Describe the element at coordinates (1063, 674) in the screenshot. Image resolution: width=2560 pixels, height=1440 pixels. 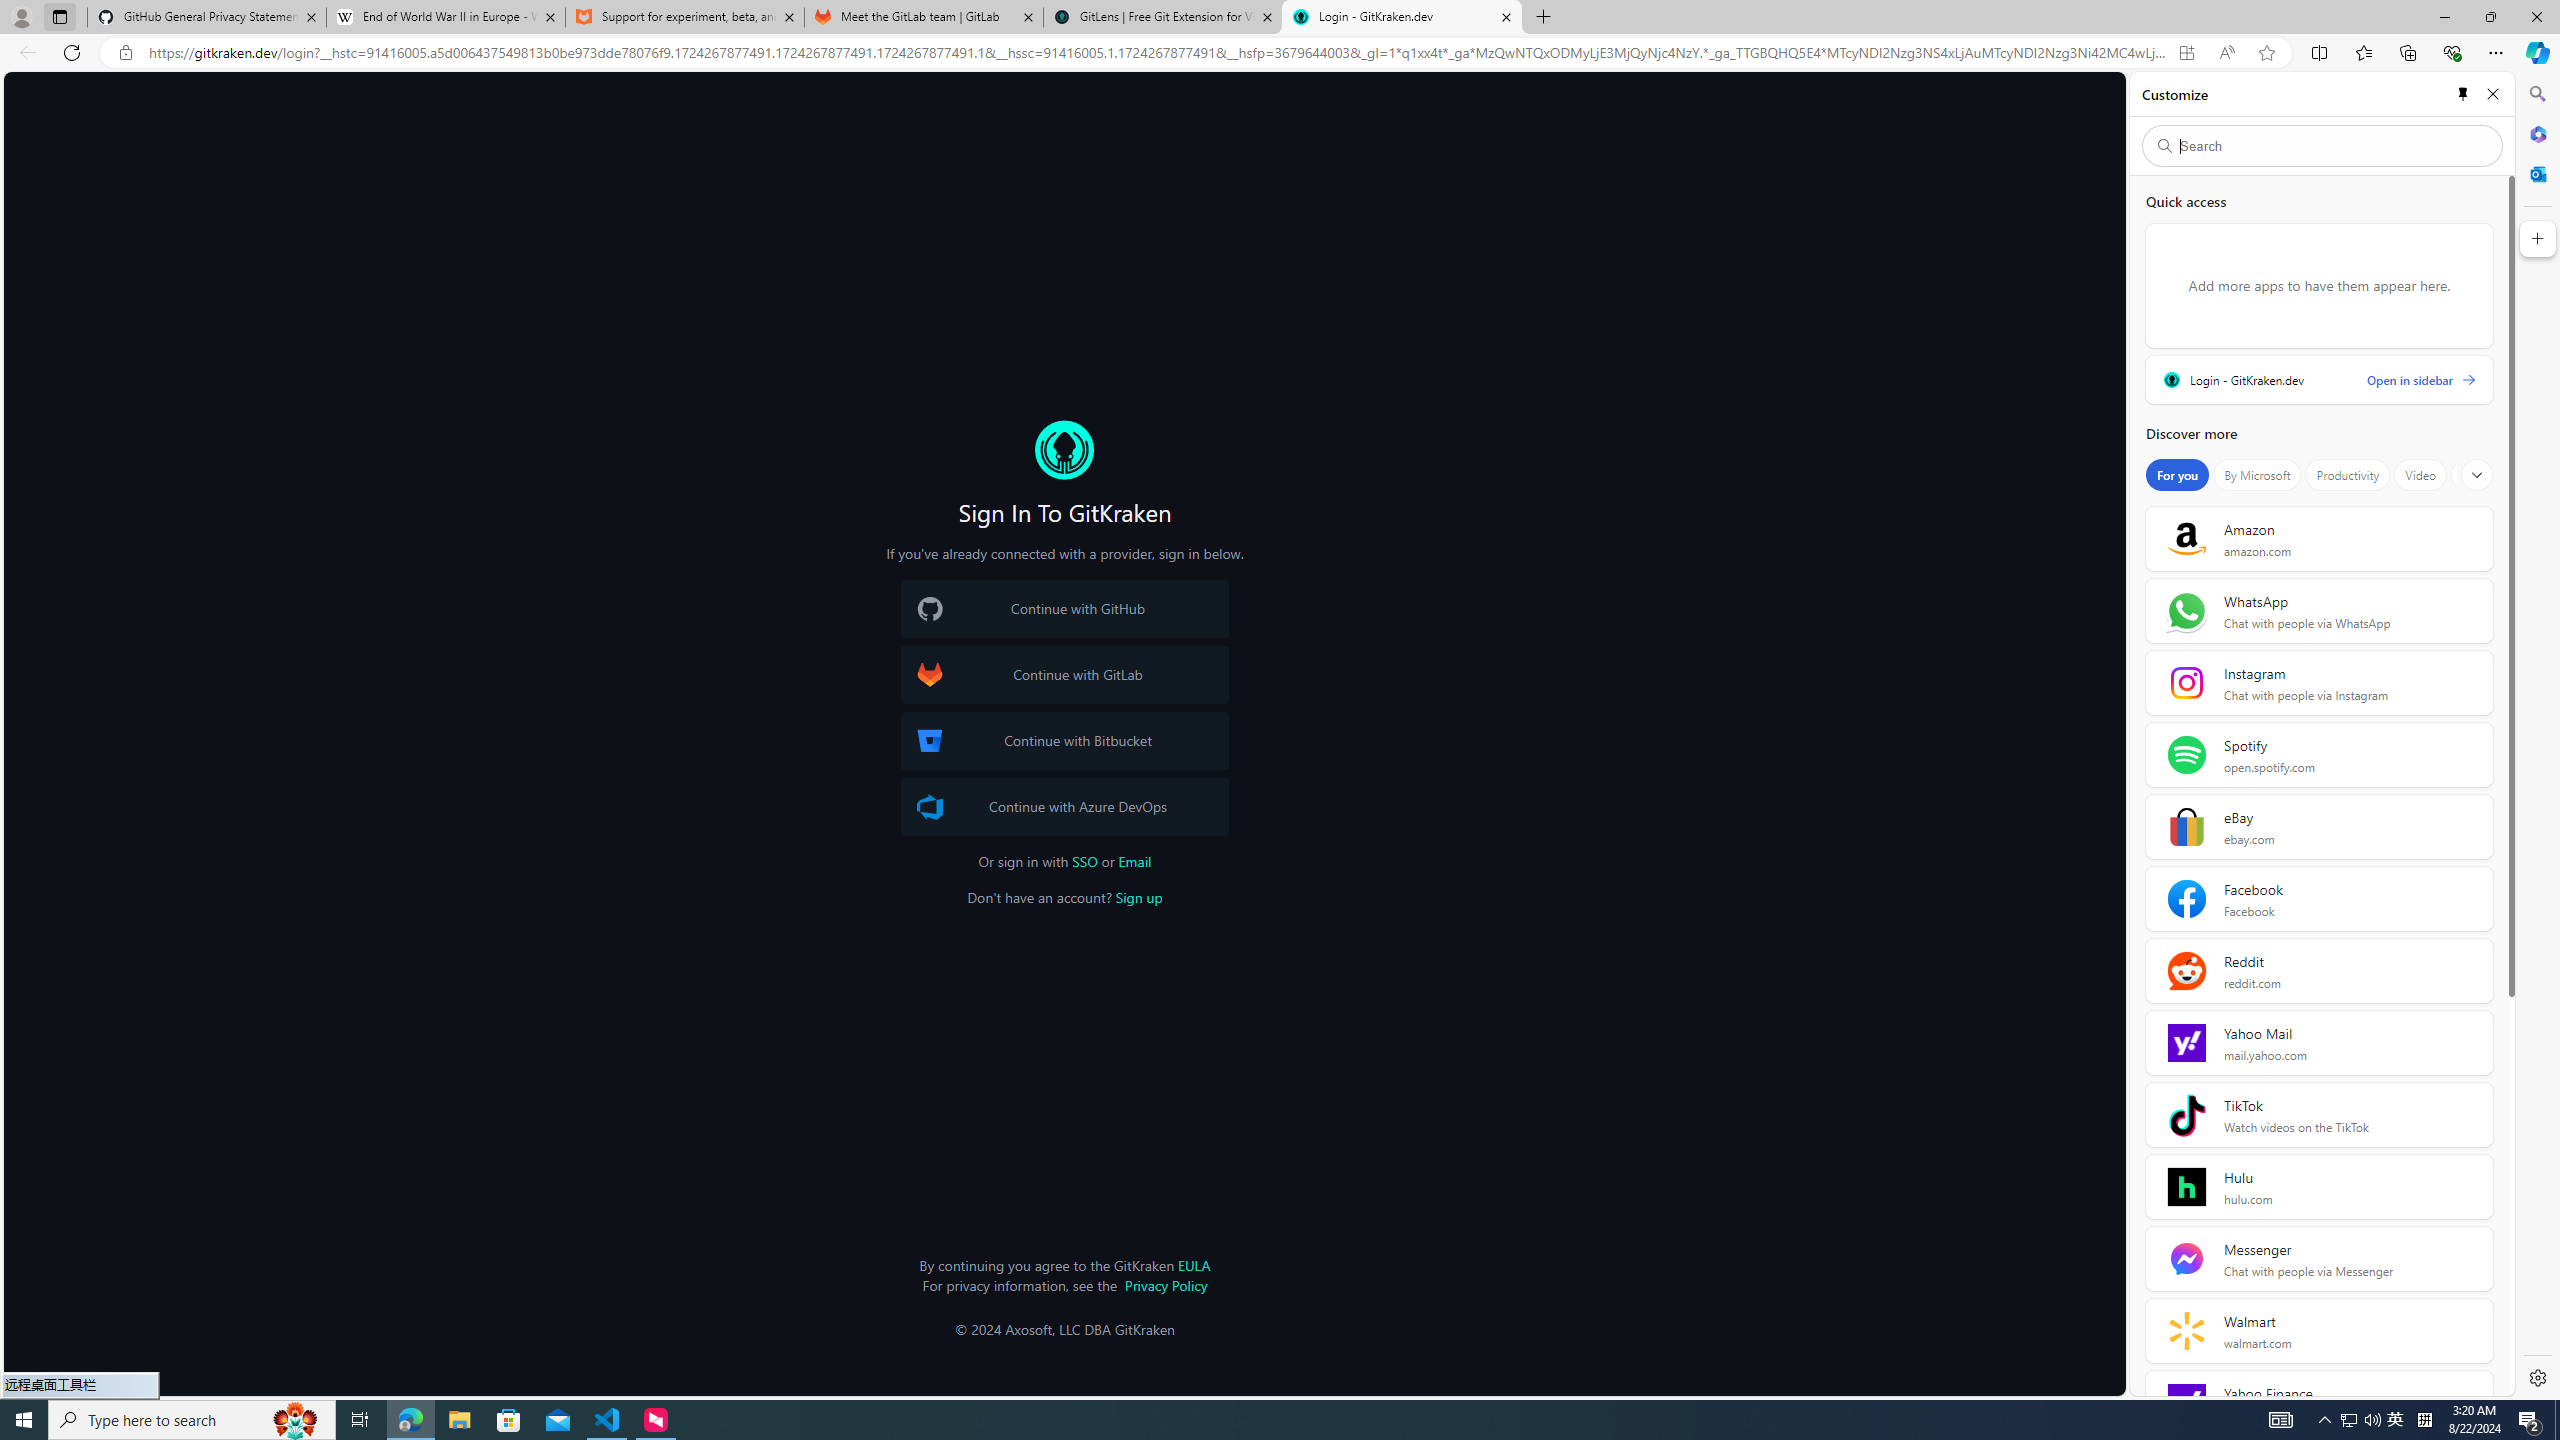
I see `'GitLab Logo Continue with GitLab'` at that location.